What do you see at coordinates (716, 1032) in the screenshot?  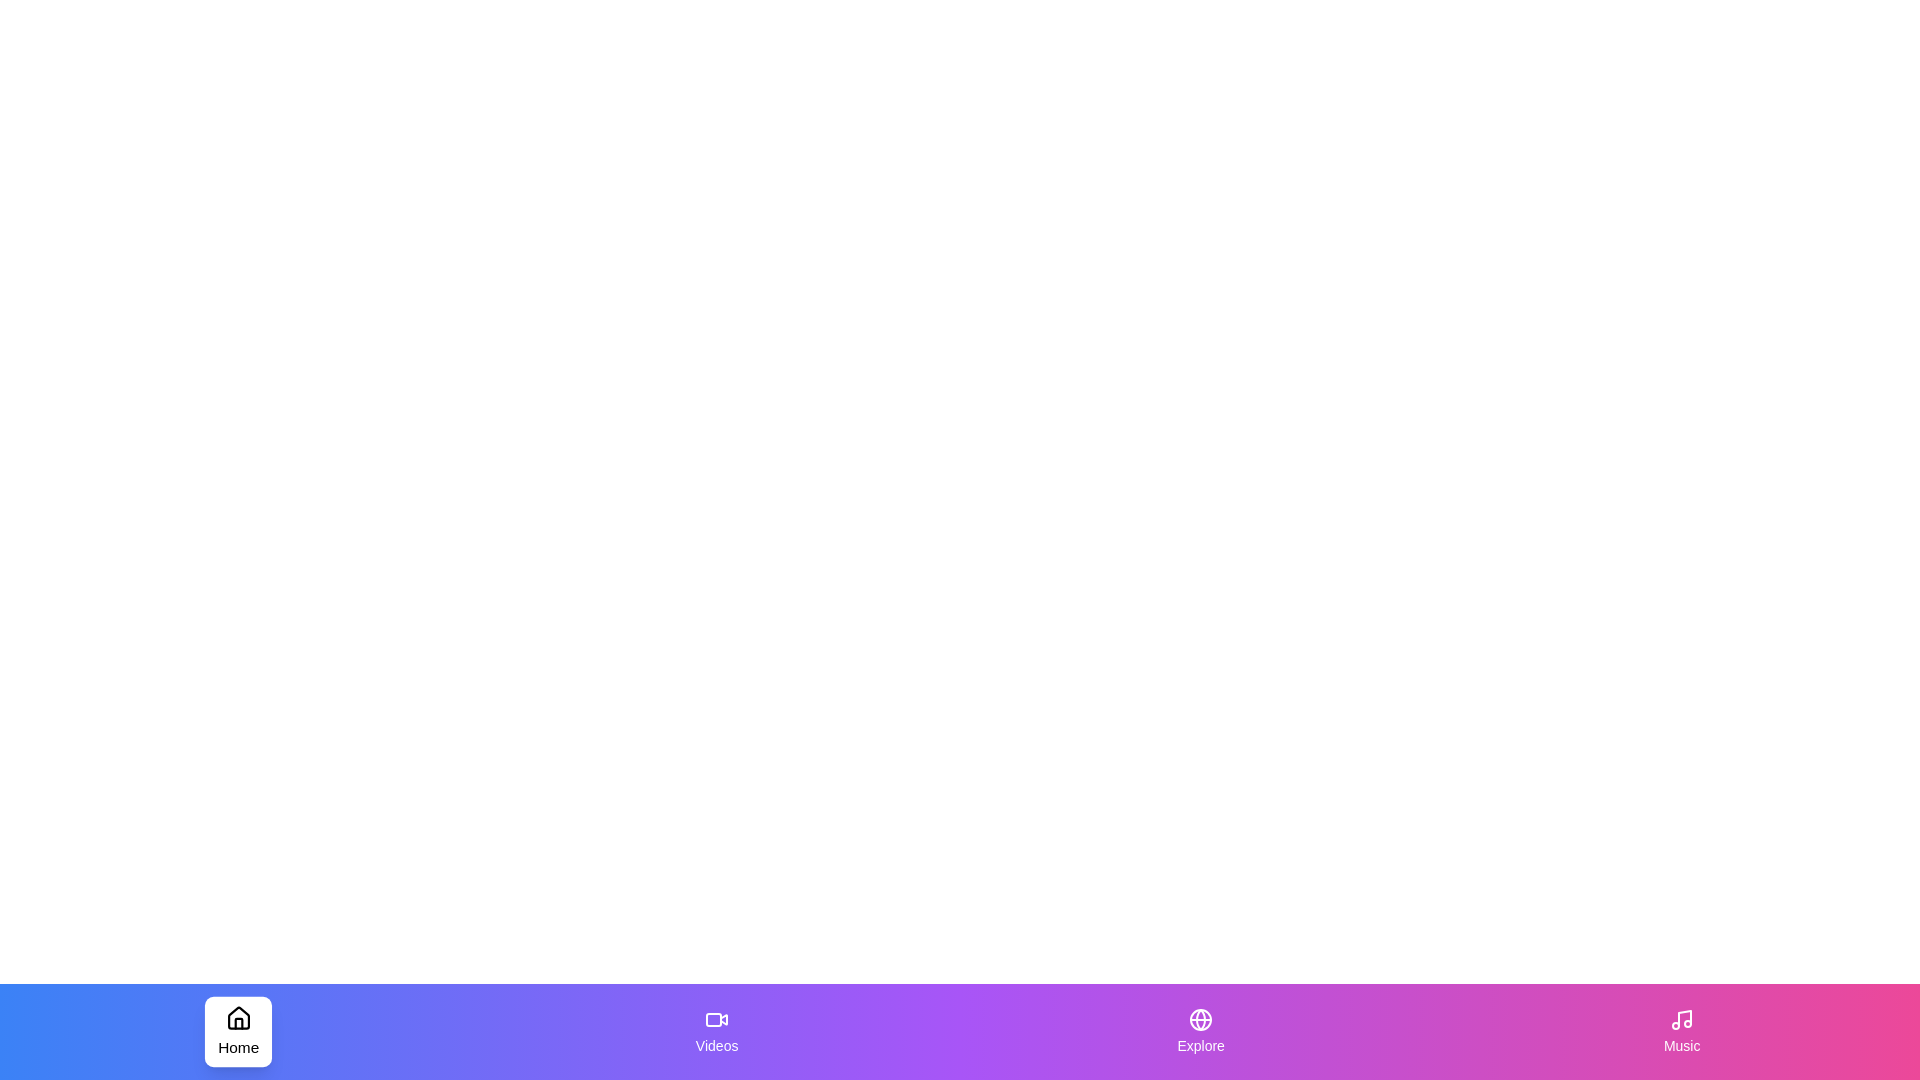 I see `the Videos tab to inspect its visual appearance and hover effects` at bounding box center [716, 1032].